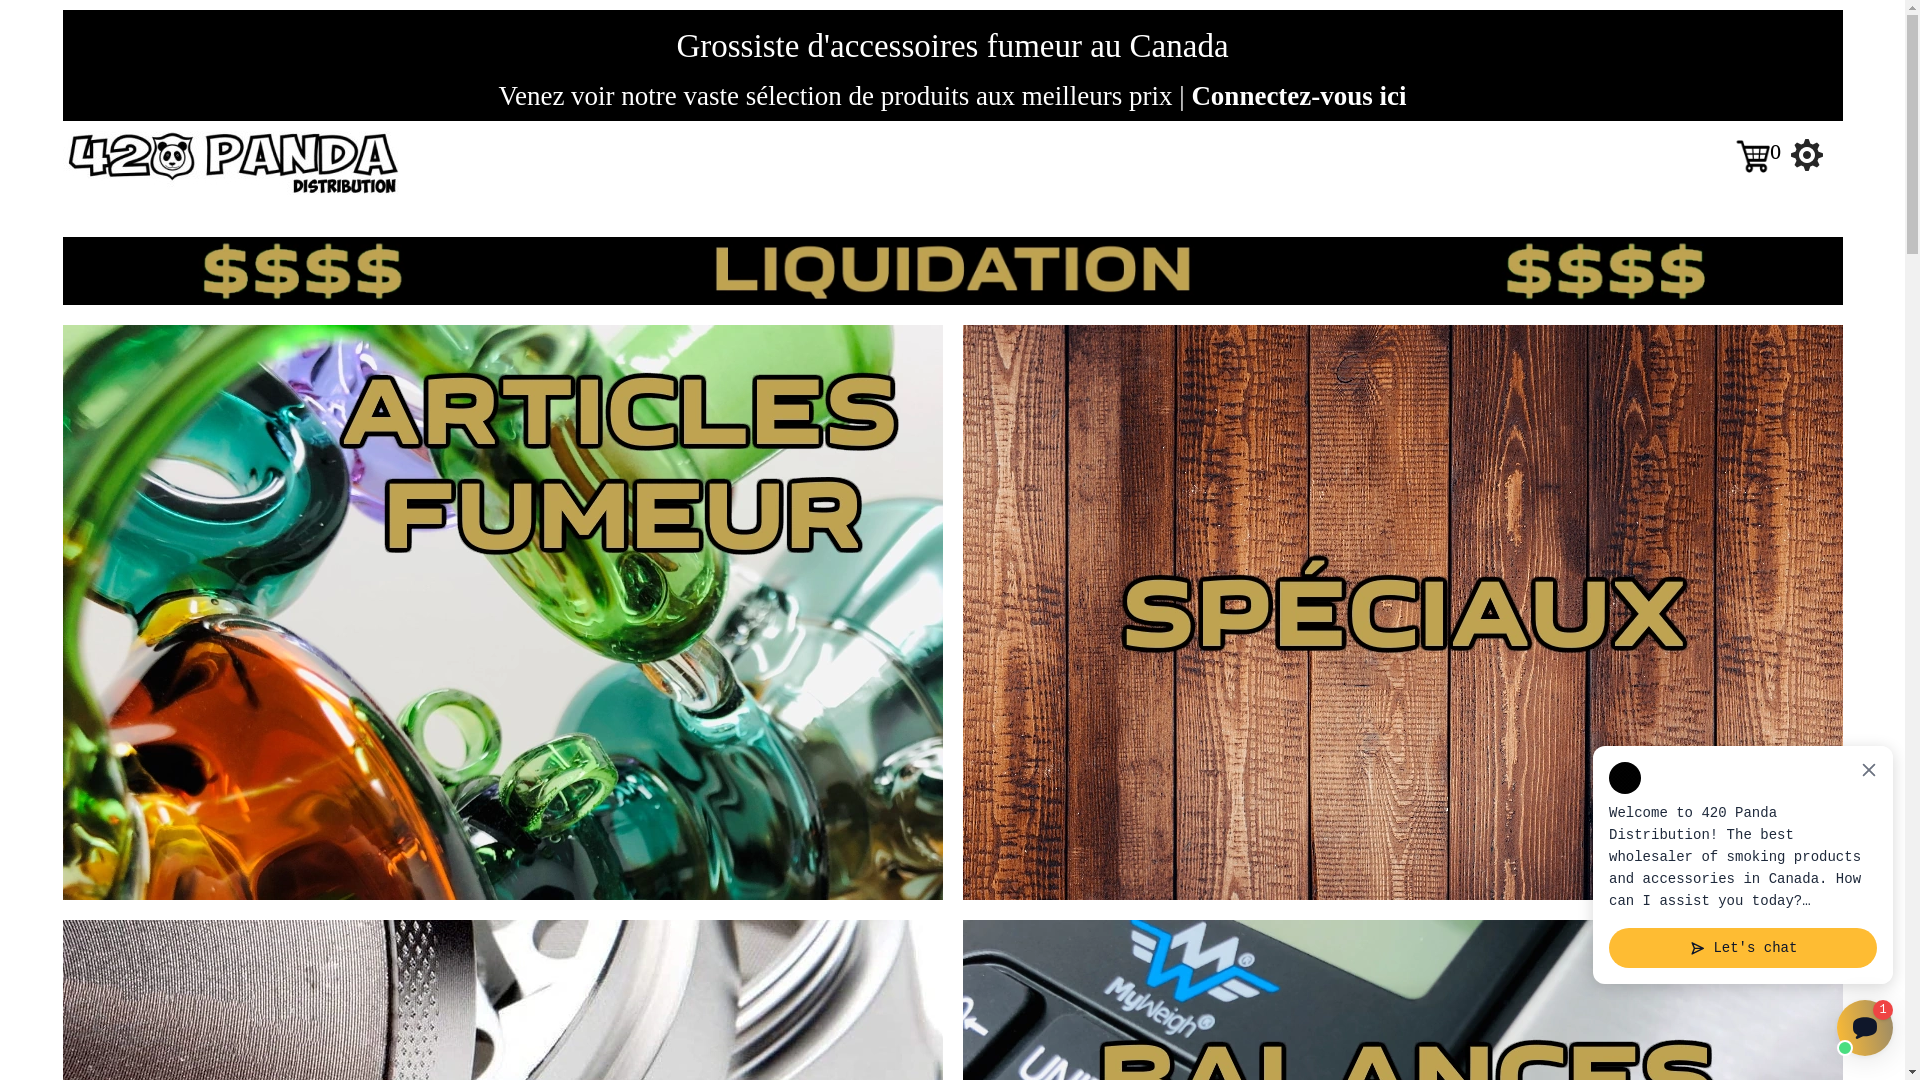 The width and height of the screenshot is (1920, 1080). Describe the element at coordinates (1735, 153) in the screenshot. I see `'0'` at that location.